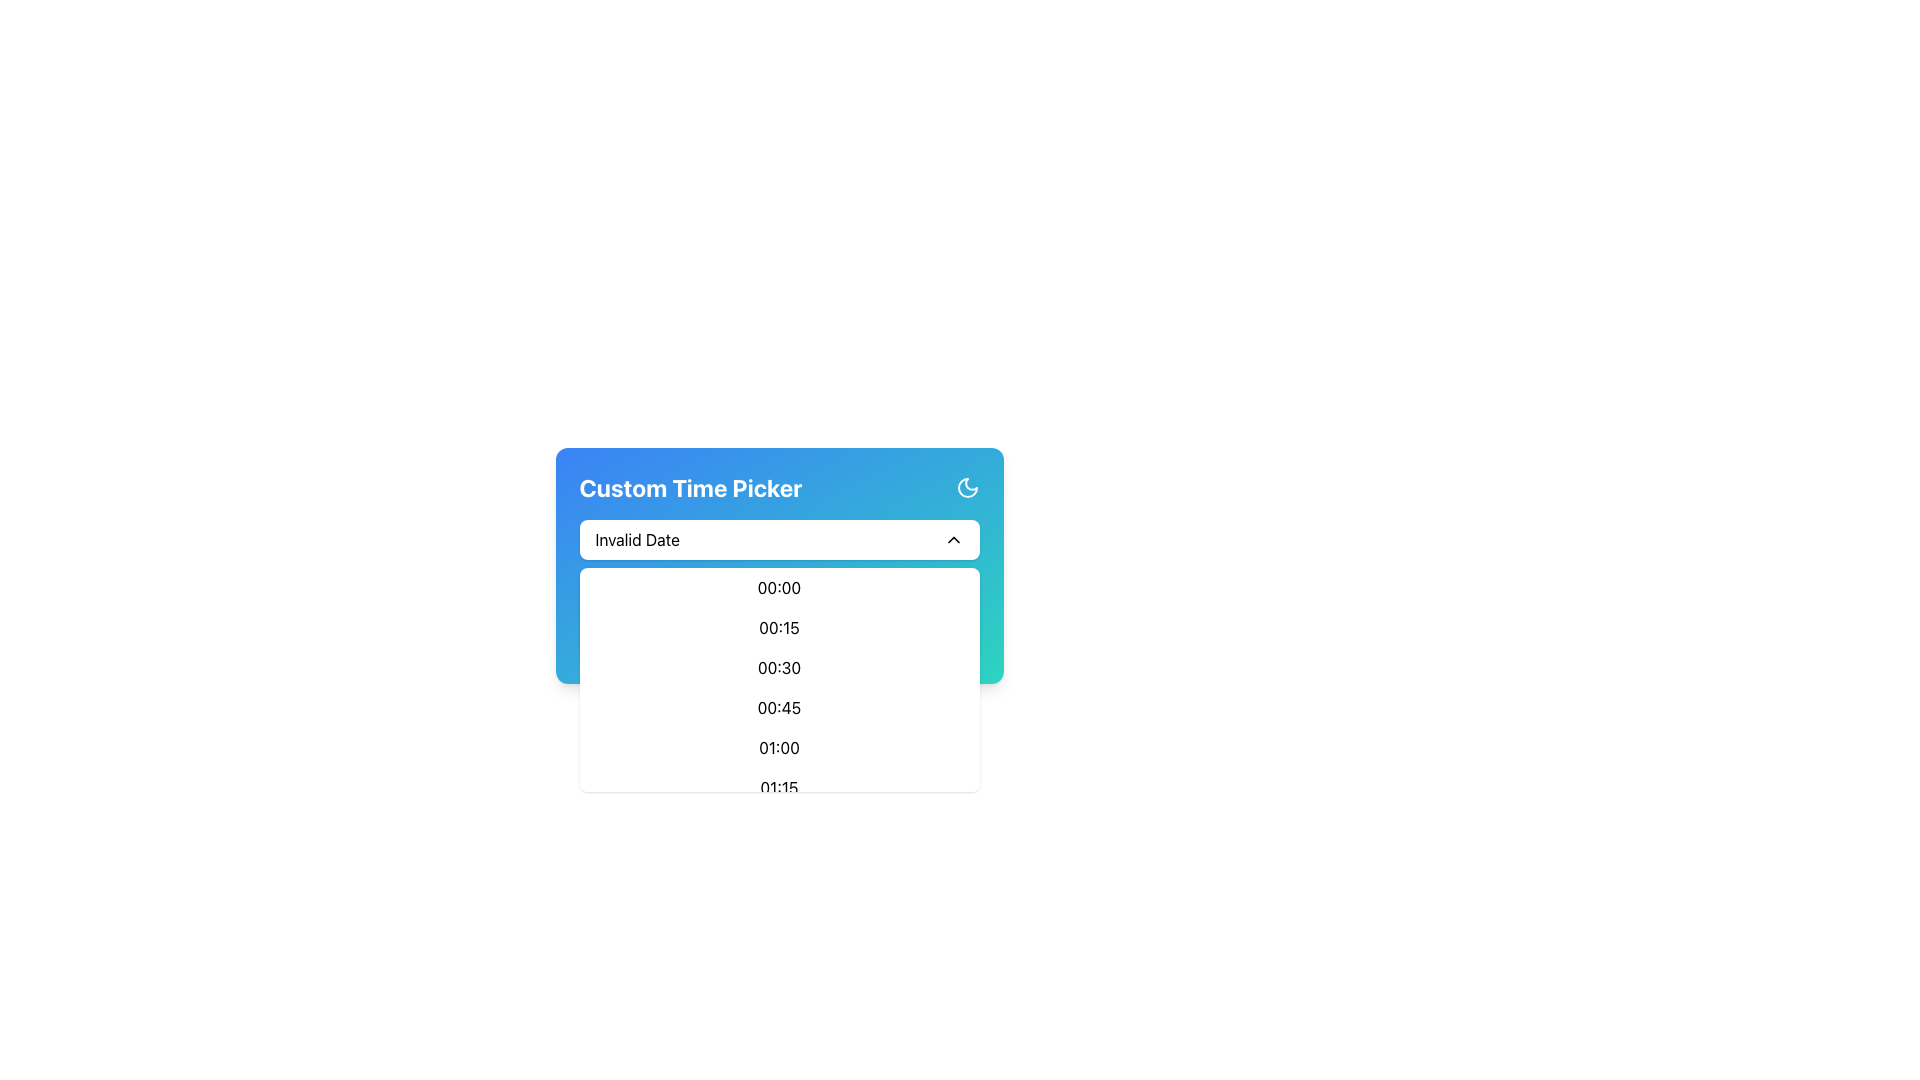 The image size is (1920, 1080). What do you see at coordinates (778, 616) in the screenshot?
I see `the selectable time option in the dropdown list of the 'Custom Time Picker' component, located directly below '00:00' and above '00:30'` at bounding box center [778, 616].